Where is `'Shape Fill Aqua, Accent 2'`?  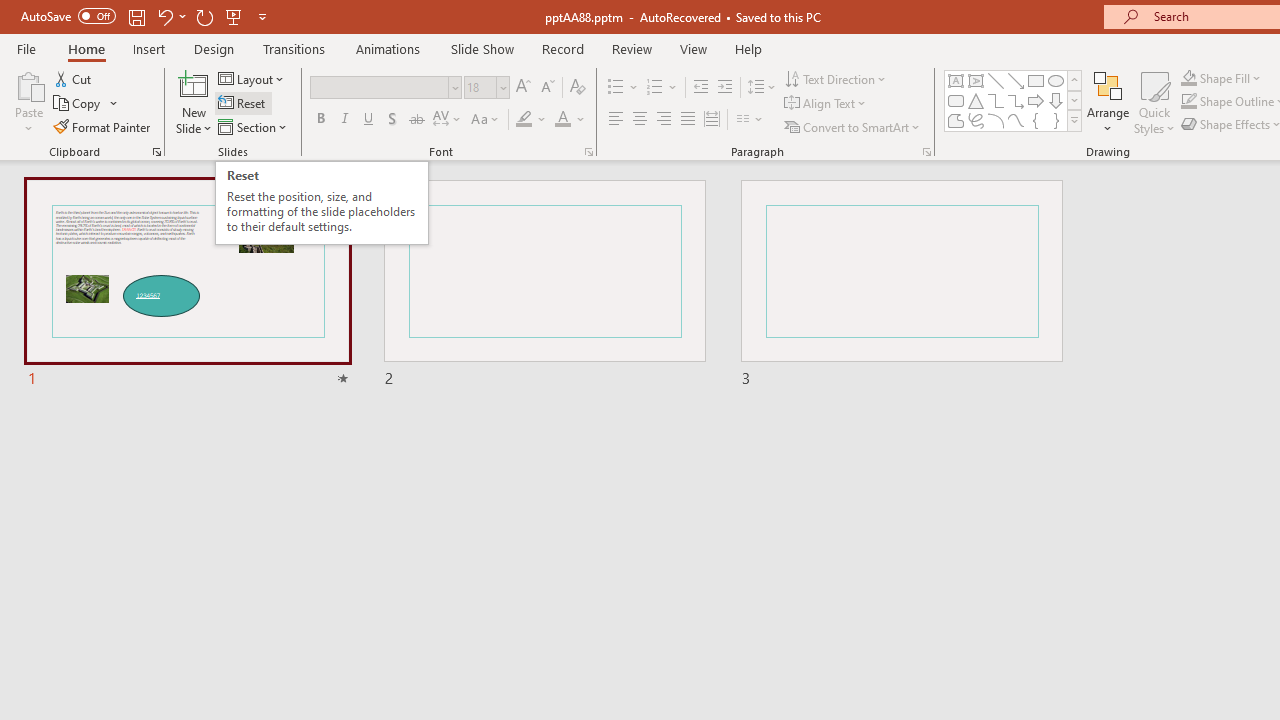 'Shape Fill Aqua, Accent 2' is located at coordinates (1189, 77).